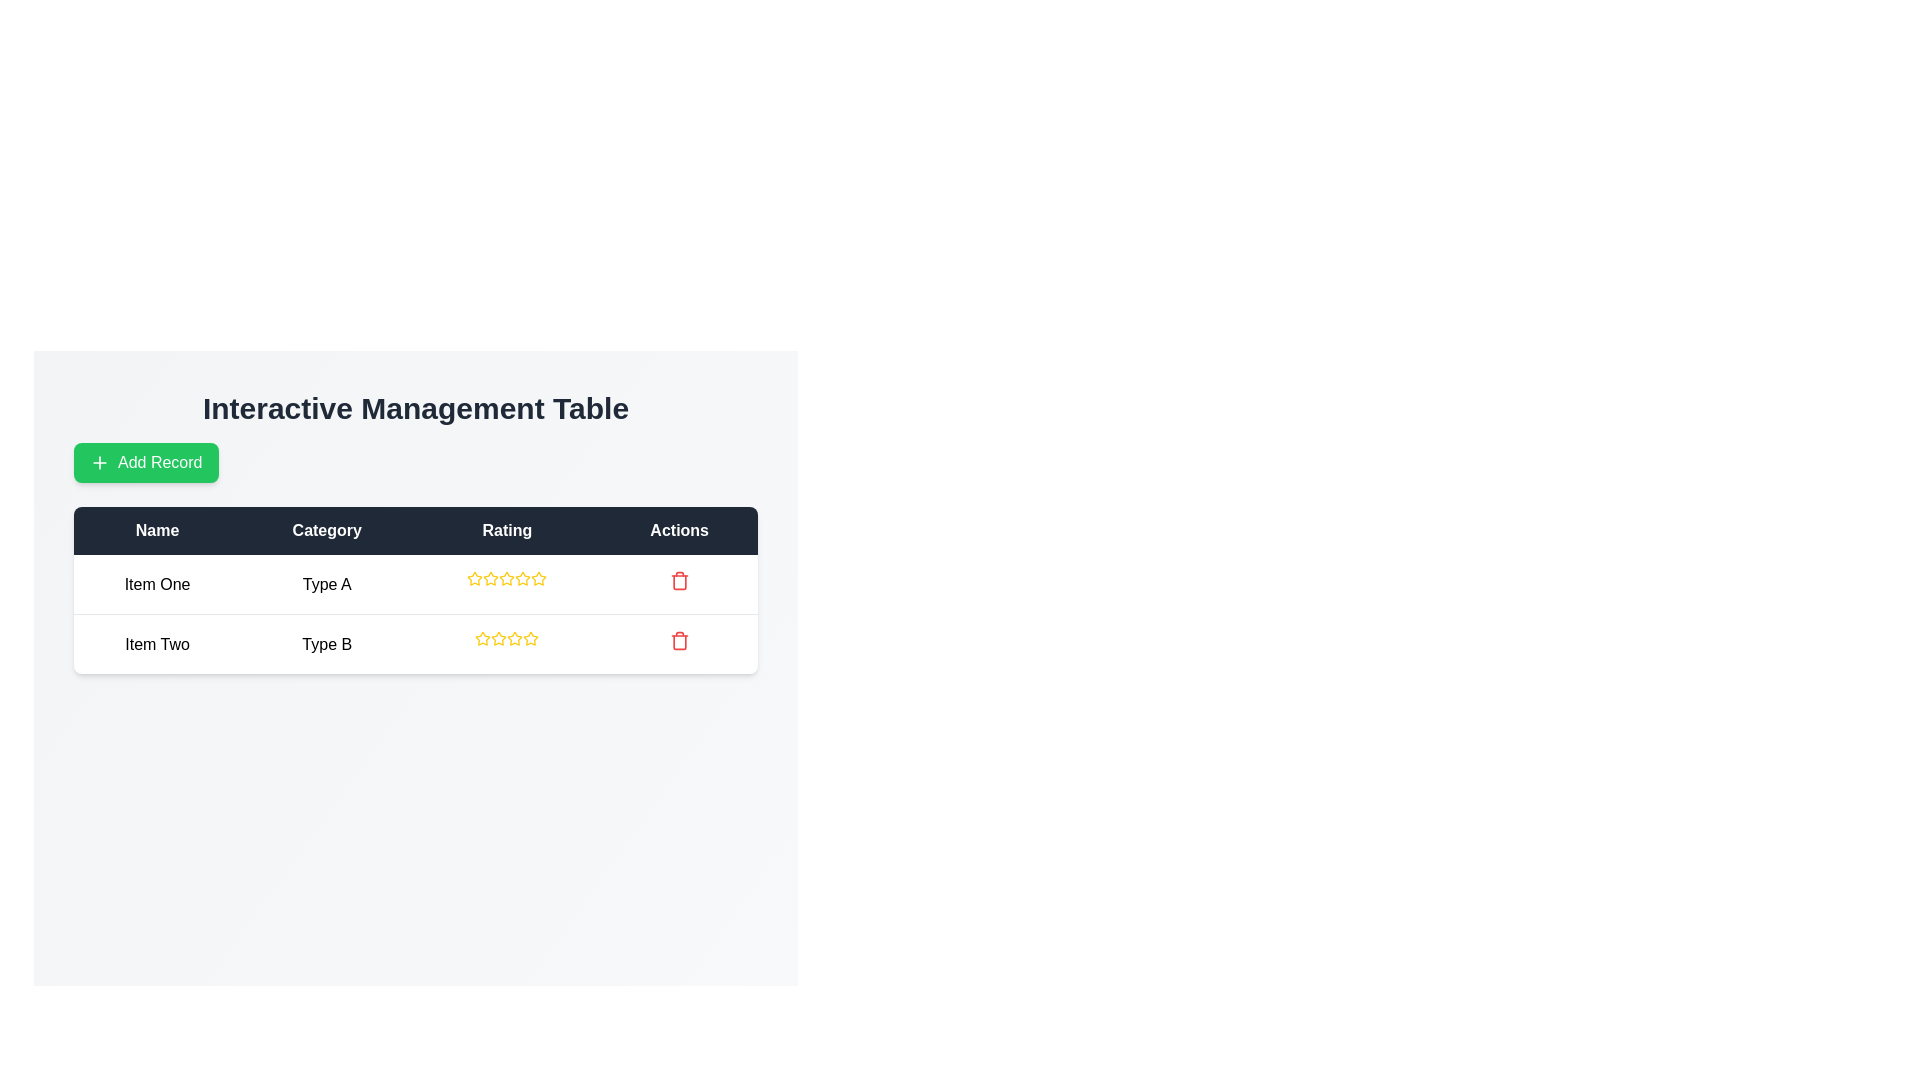  I want to click on the second star in the 5-star rating system under the 'Rating' column for 'Item Two' to rate it, so click(483, 639).